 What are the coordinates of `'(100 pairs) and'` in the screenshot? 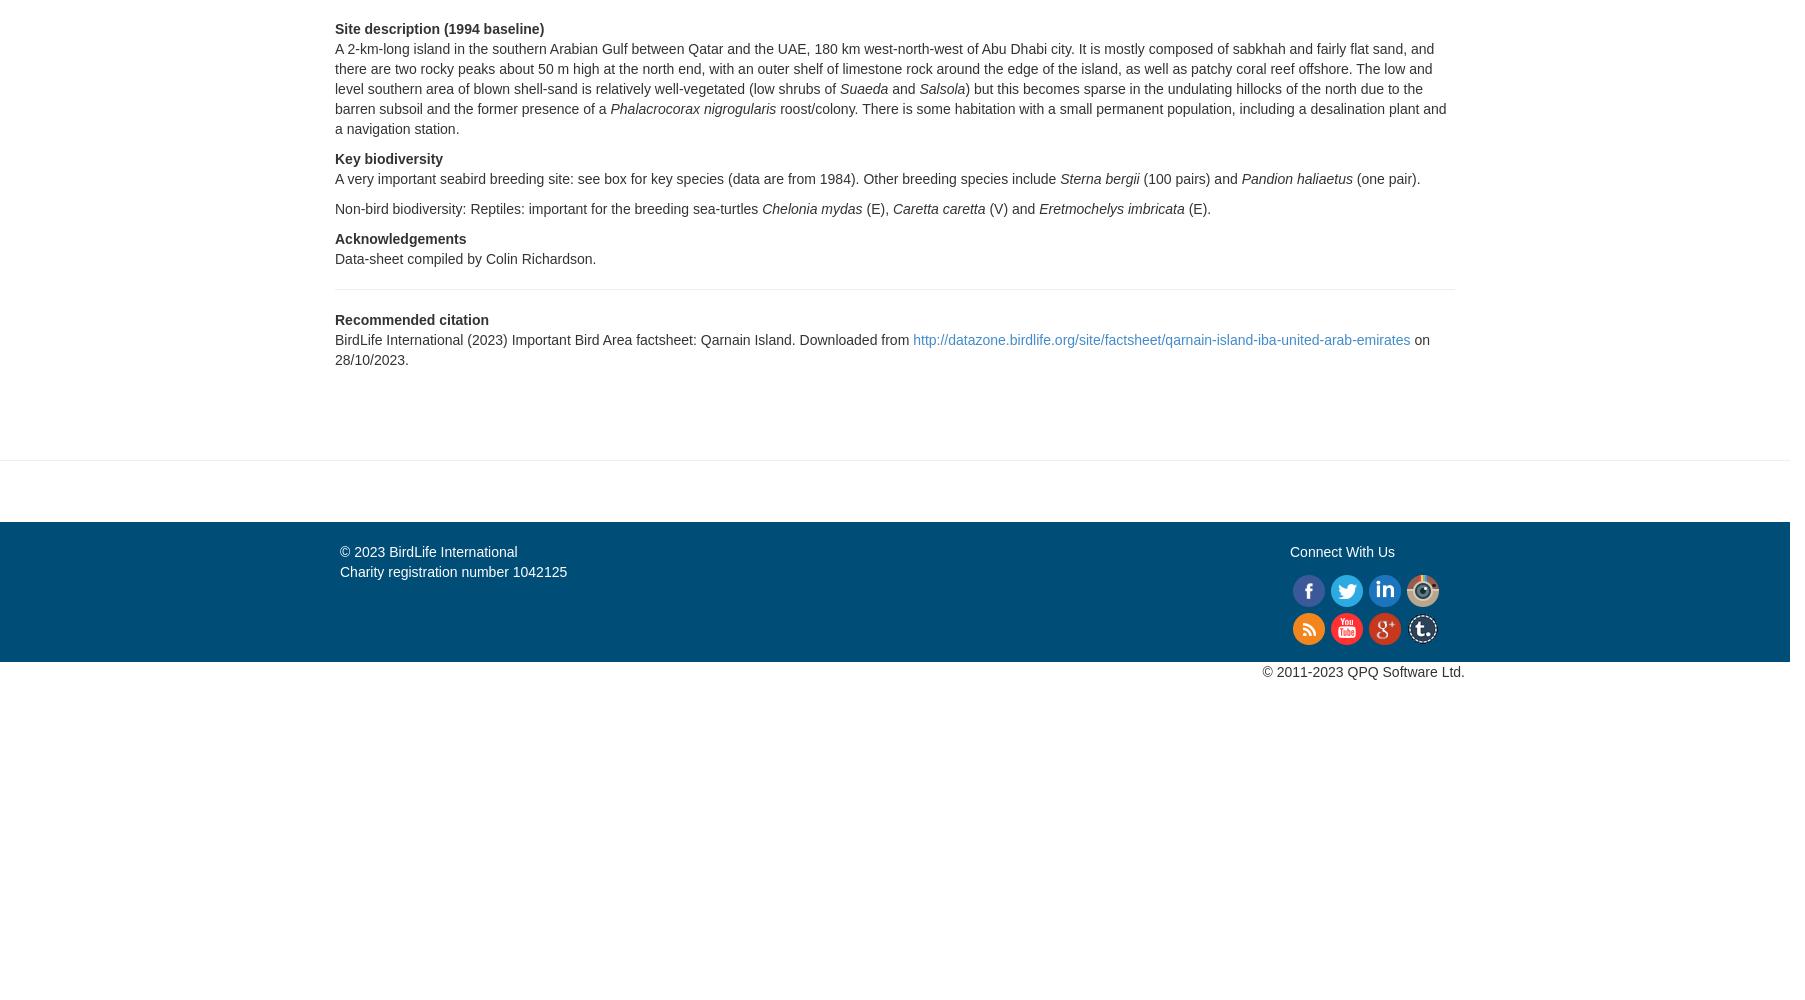 It's located at (1137, 179).